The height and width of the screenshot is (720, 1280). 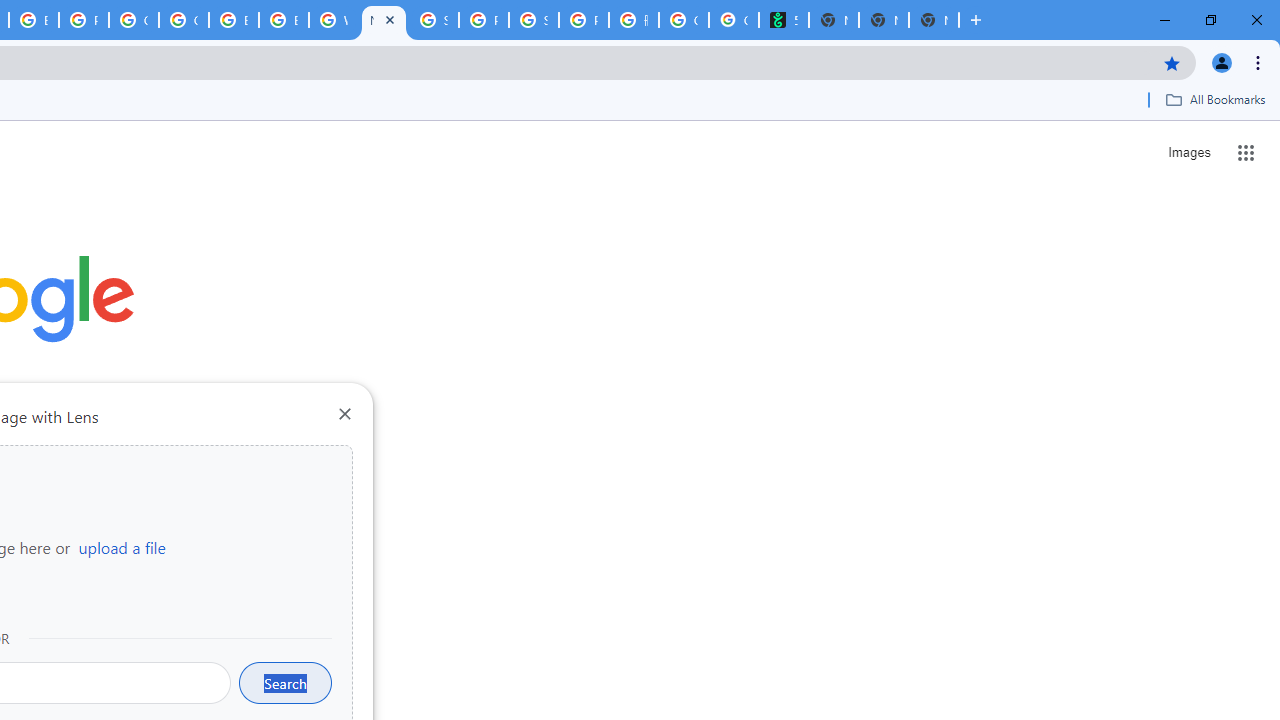 I want to click on 'Google Cloud Platform', so click(x=183, y=20).